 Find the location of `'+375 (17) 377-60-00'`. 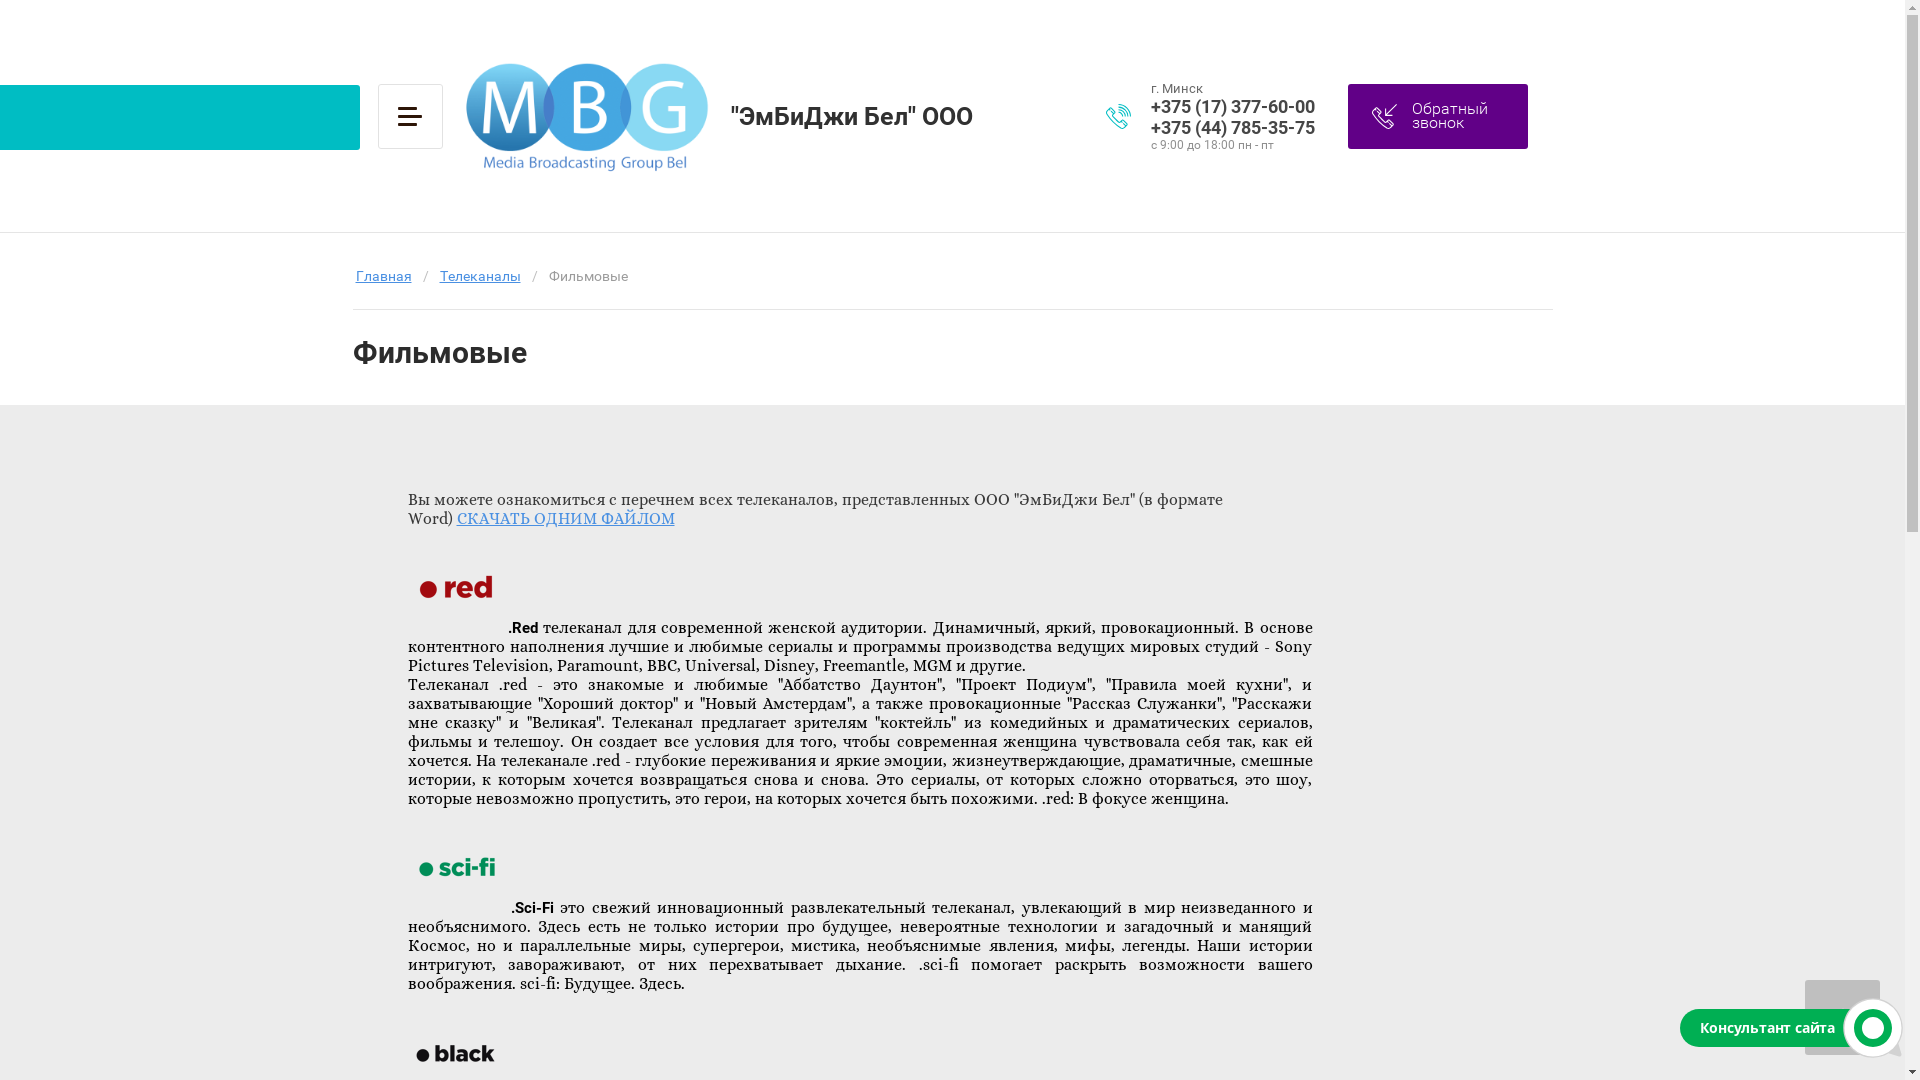

'+375 (17) 377-60-00' is located at coordinates (1240, 106).